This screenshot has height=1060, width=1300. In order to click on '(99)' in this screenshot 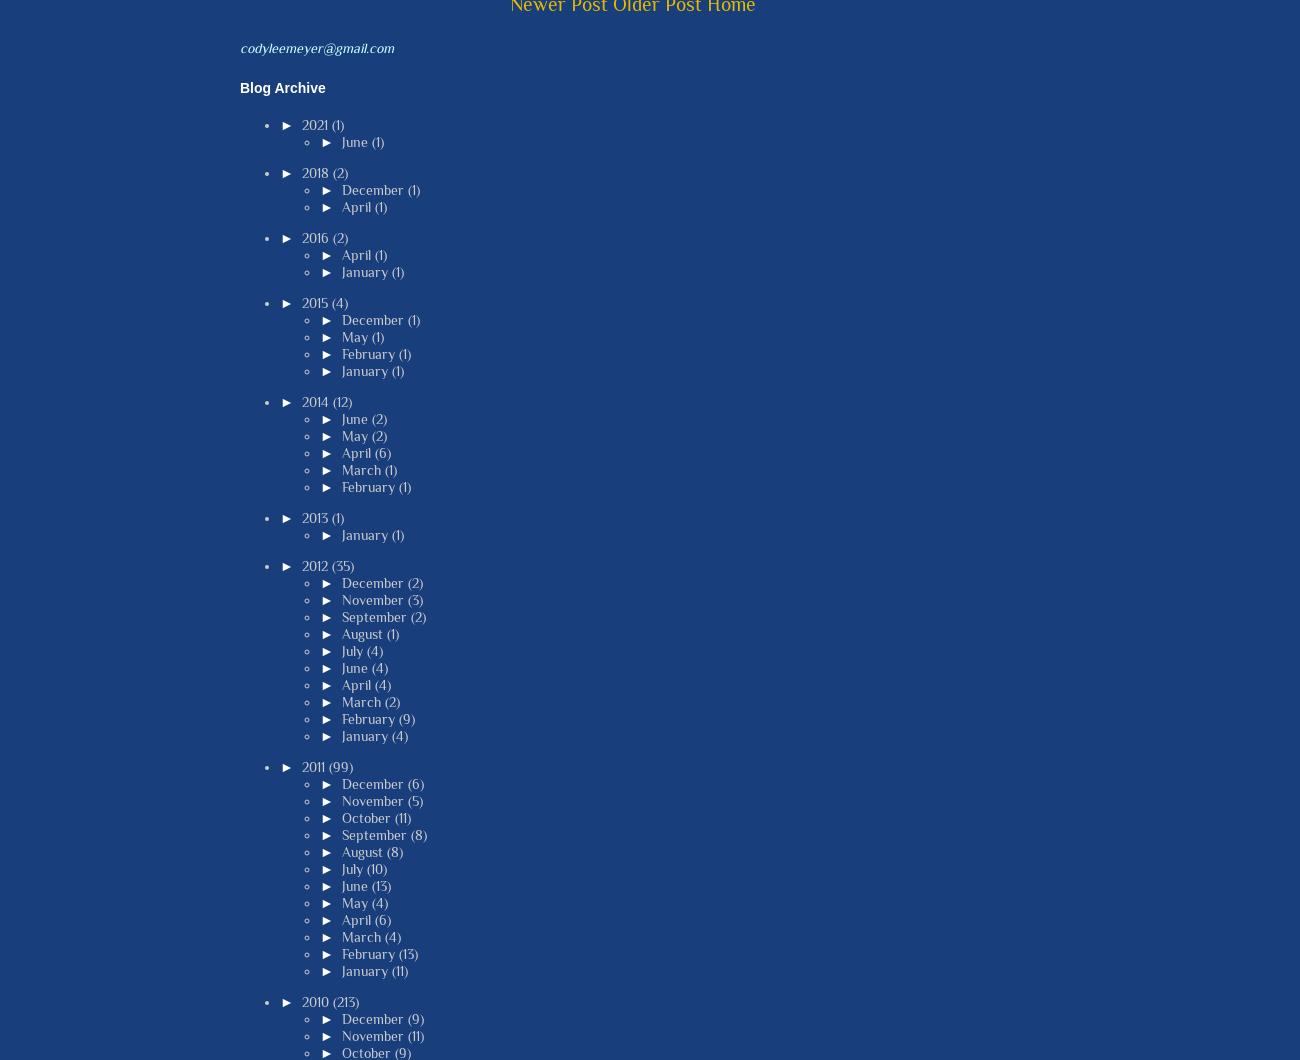, I will do `click(338, 764)`.